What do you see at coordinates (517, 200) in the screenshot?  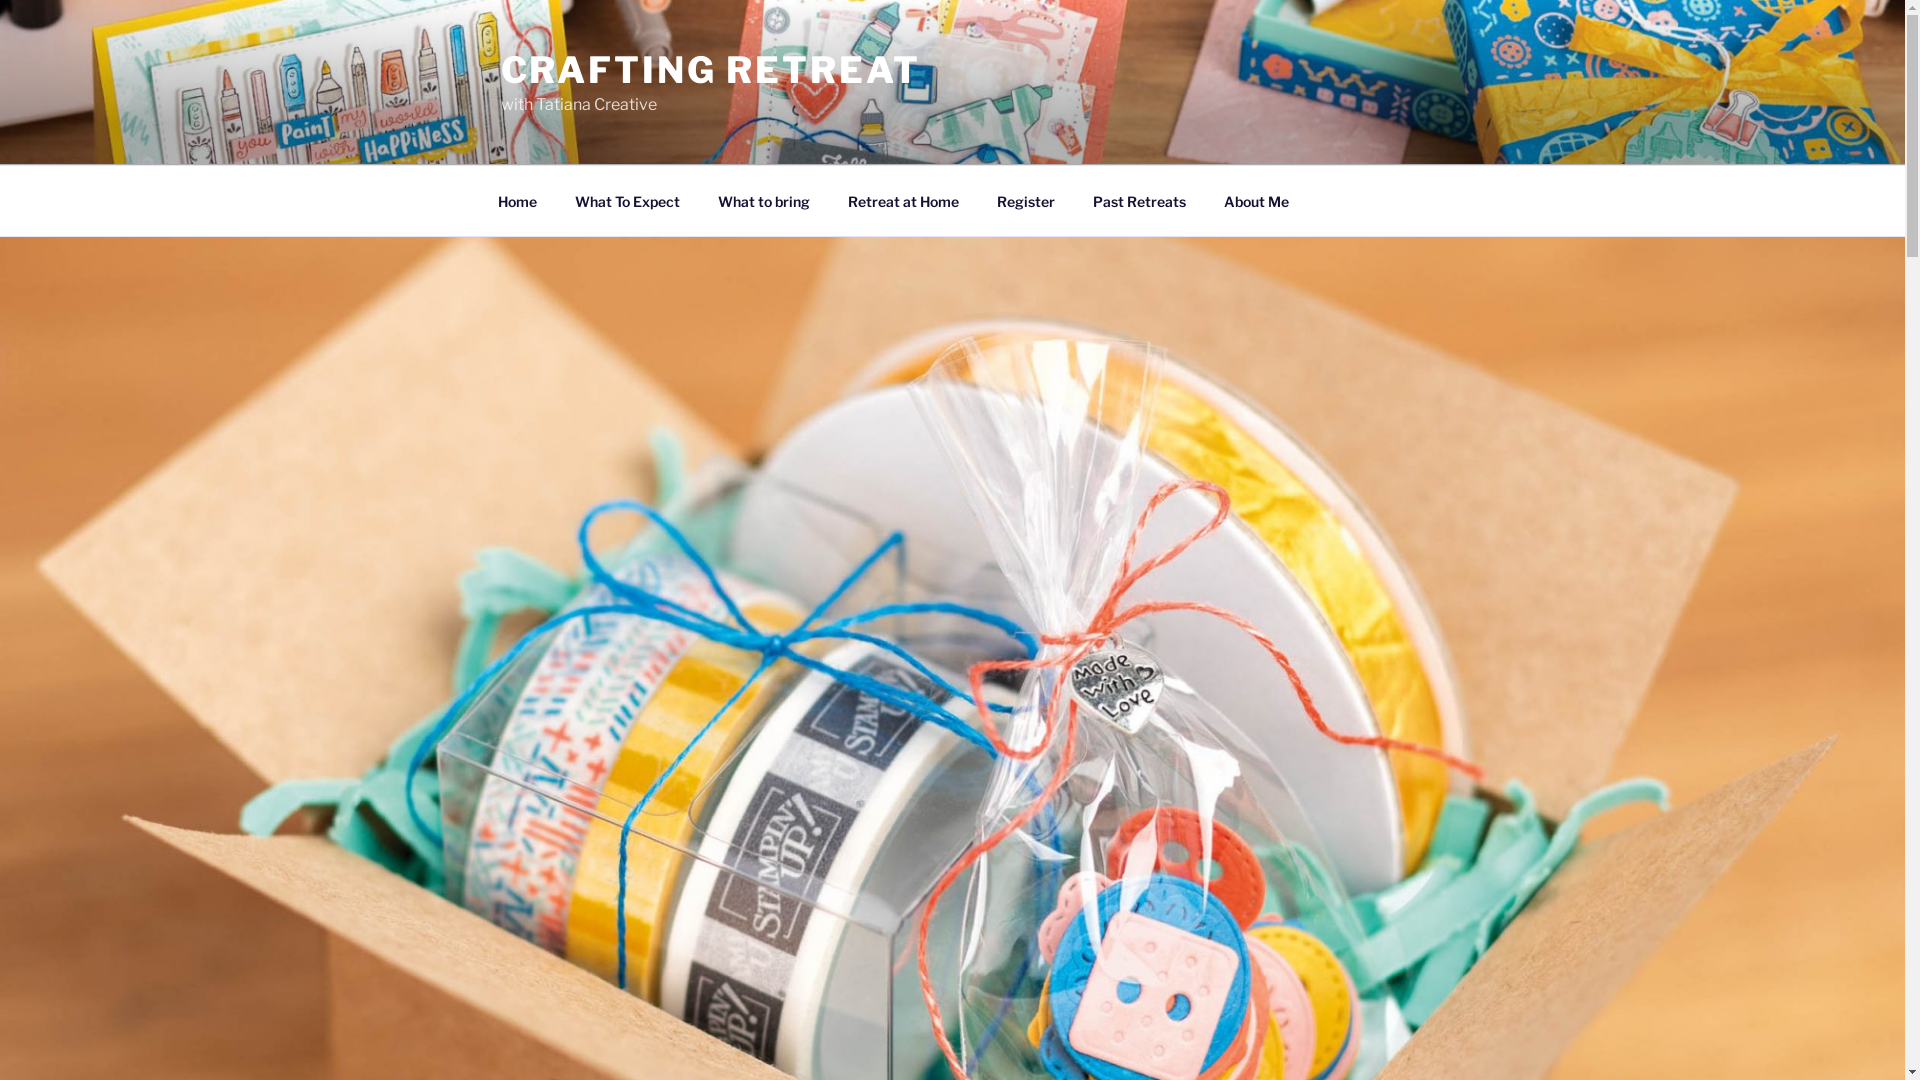 I see `'Home'` at bounding box center [517, 200].